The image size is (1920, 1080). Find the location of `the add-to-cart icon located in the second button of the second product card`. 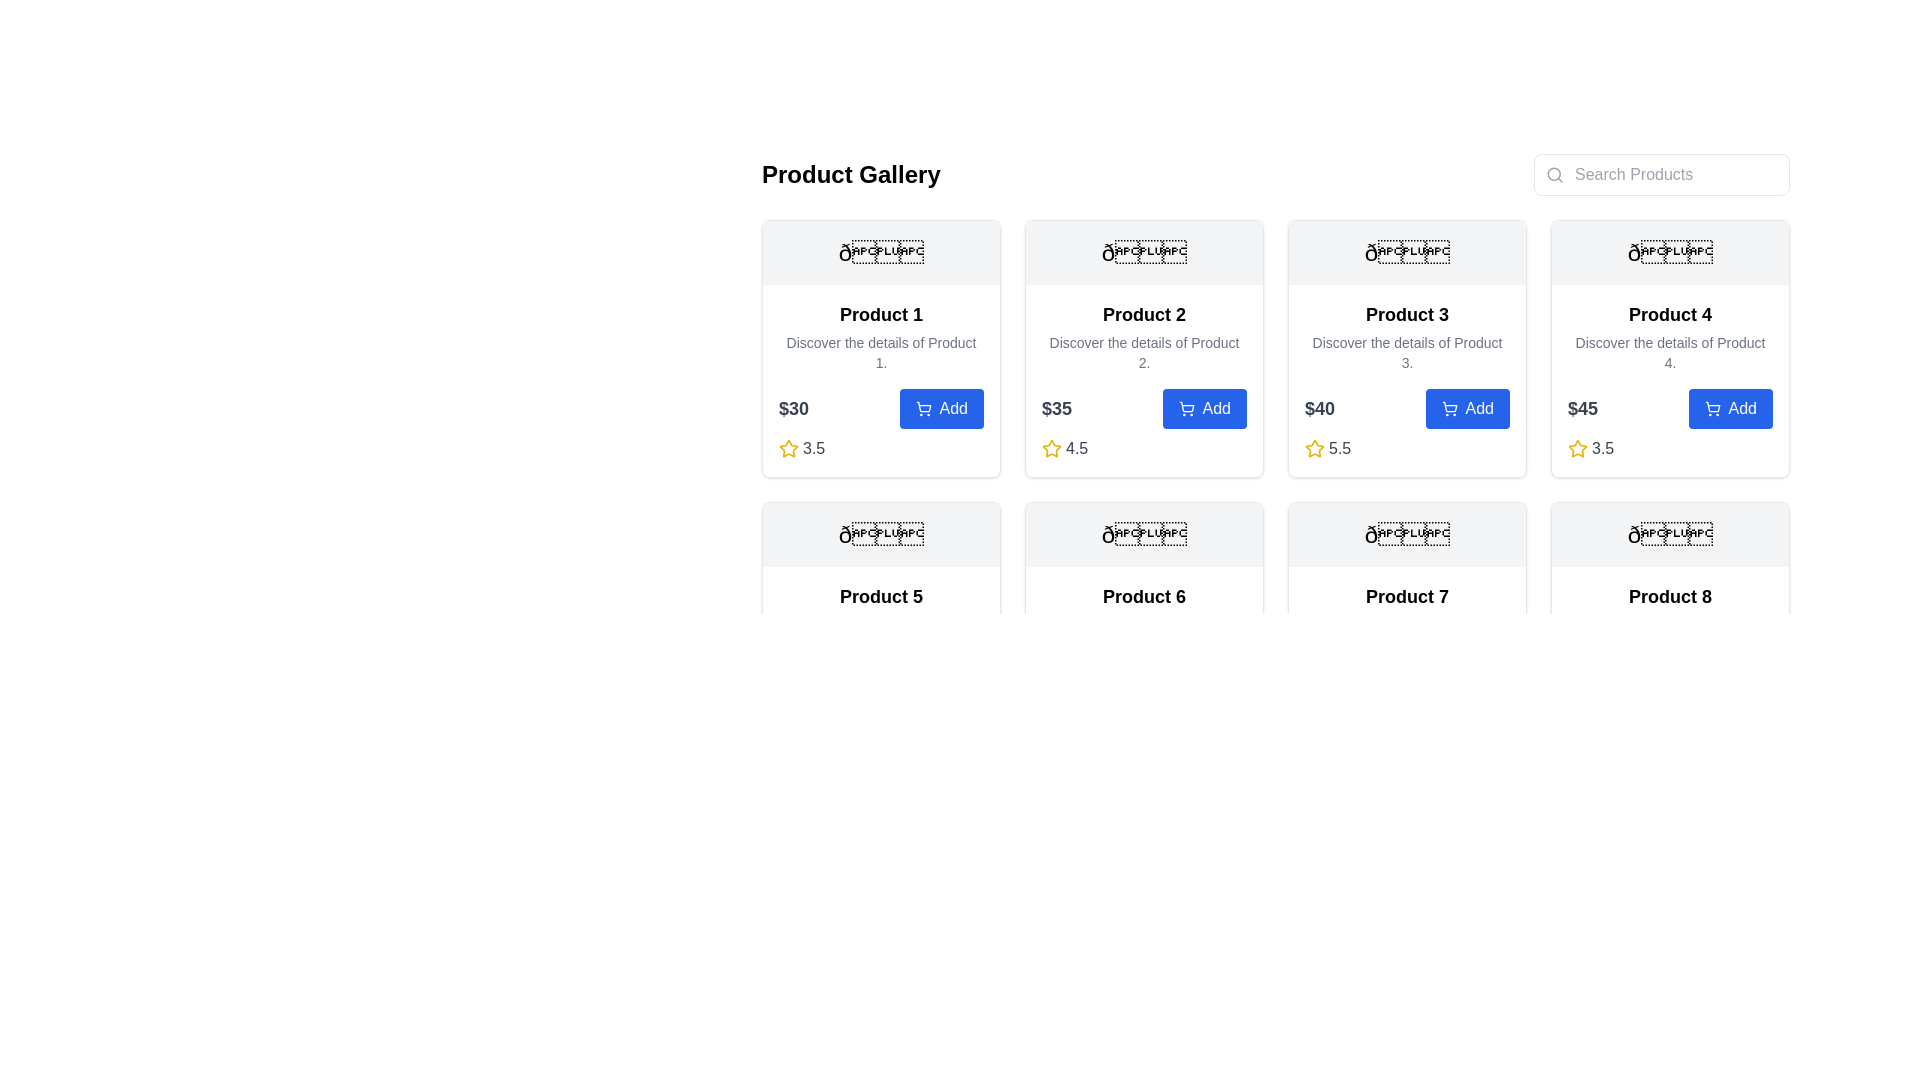

the add-to-cart icon located in the second button of the second product card is located at coordinates (1186, 406).